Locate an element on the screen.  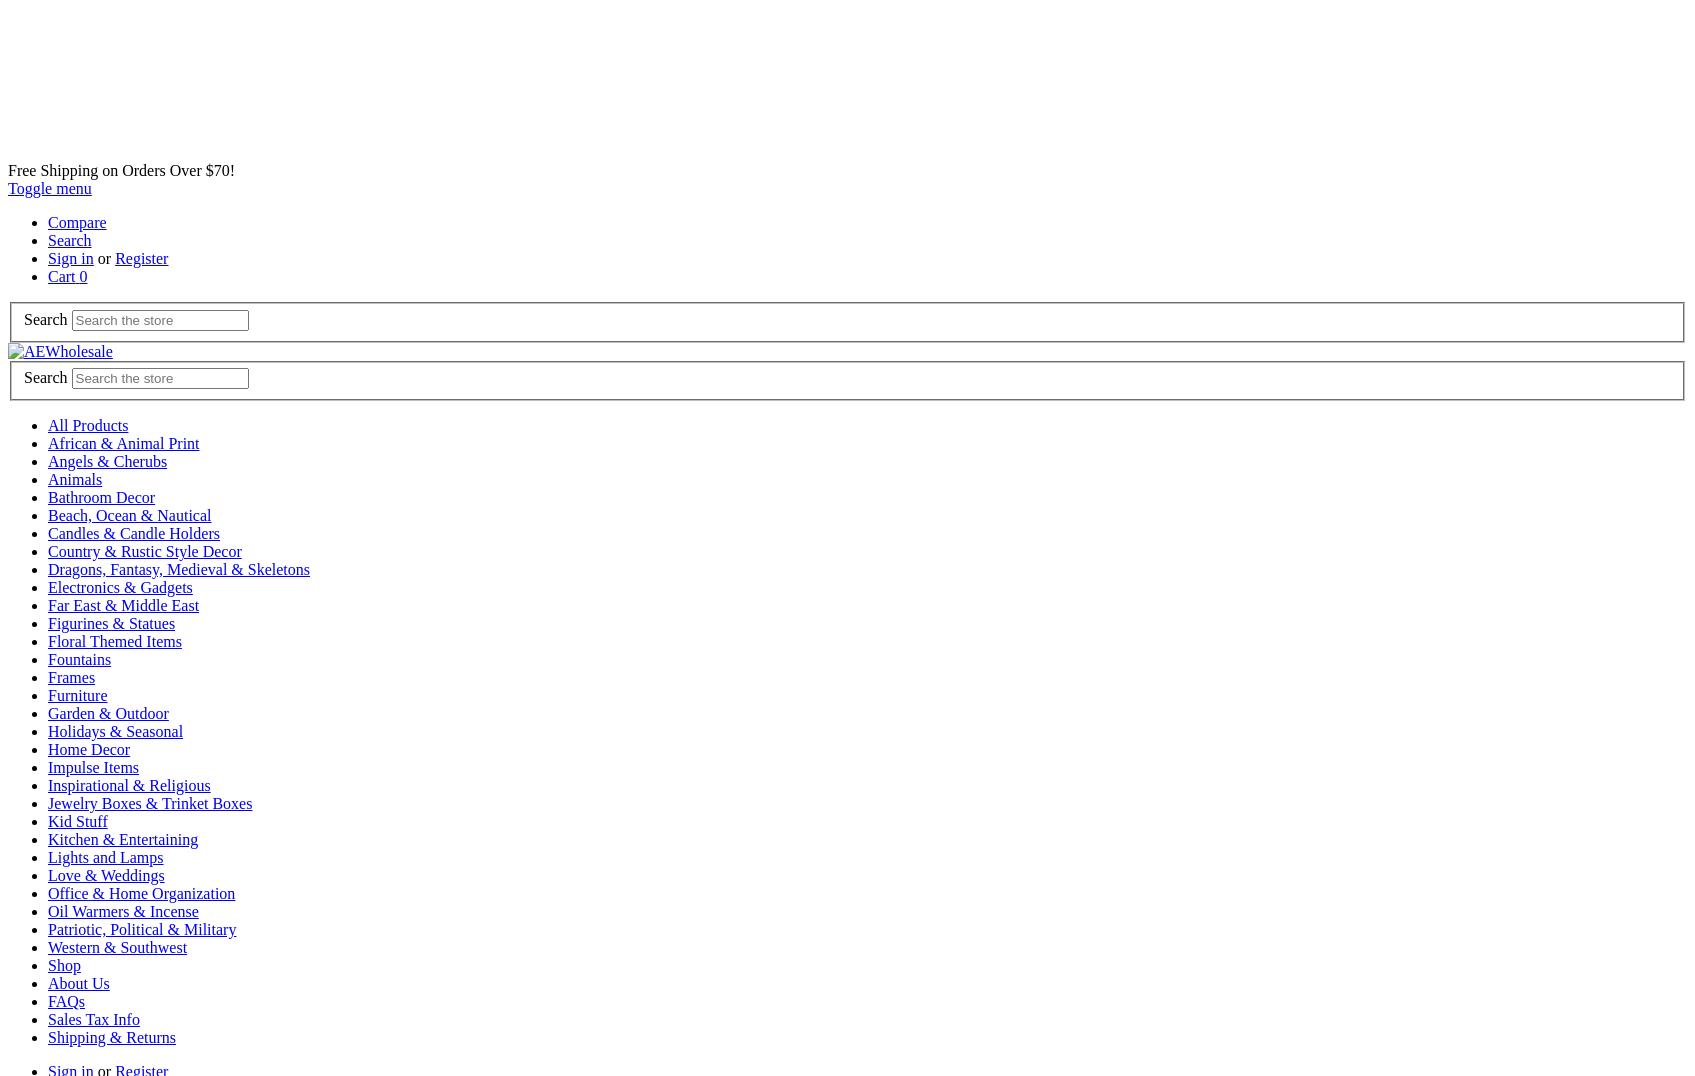
'Floral Themed Items' is located at coordinates (113, 640).